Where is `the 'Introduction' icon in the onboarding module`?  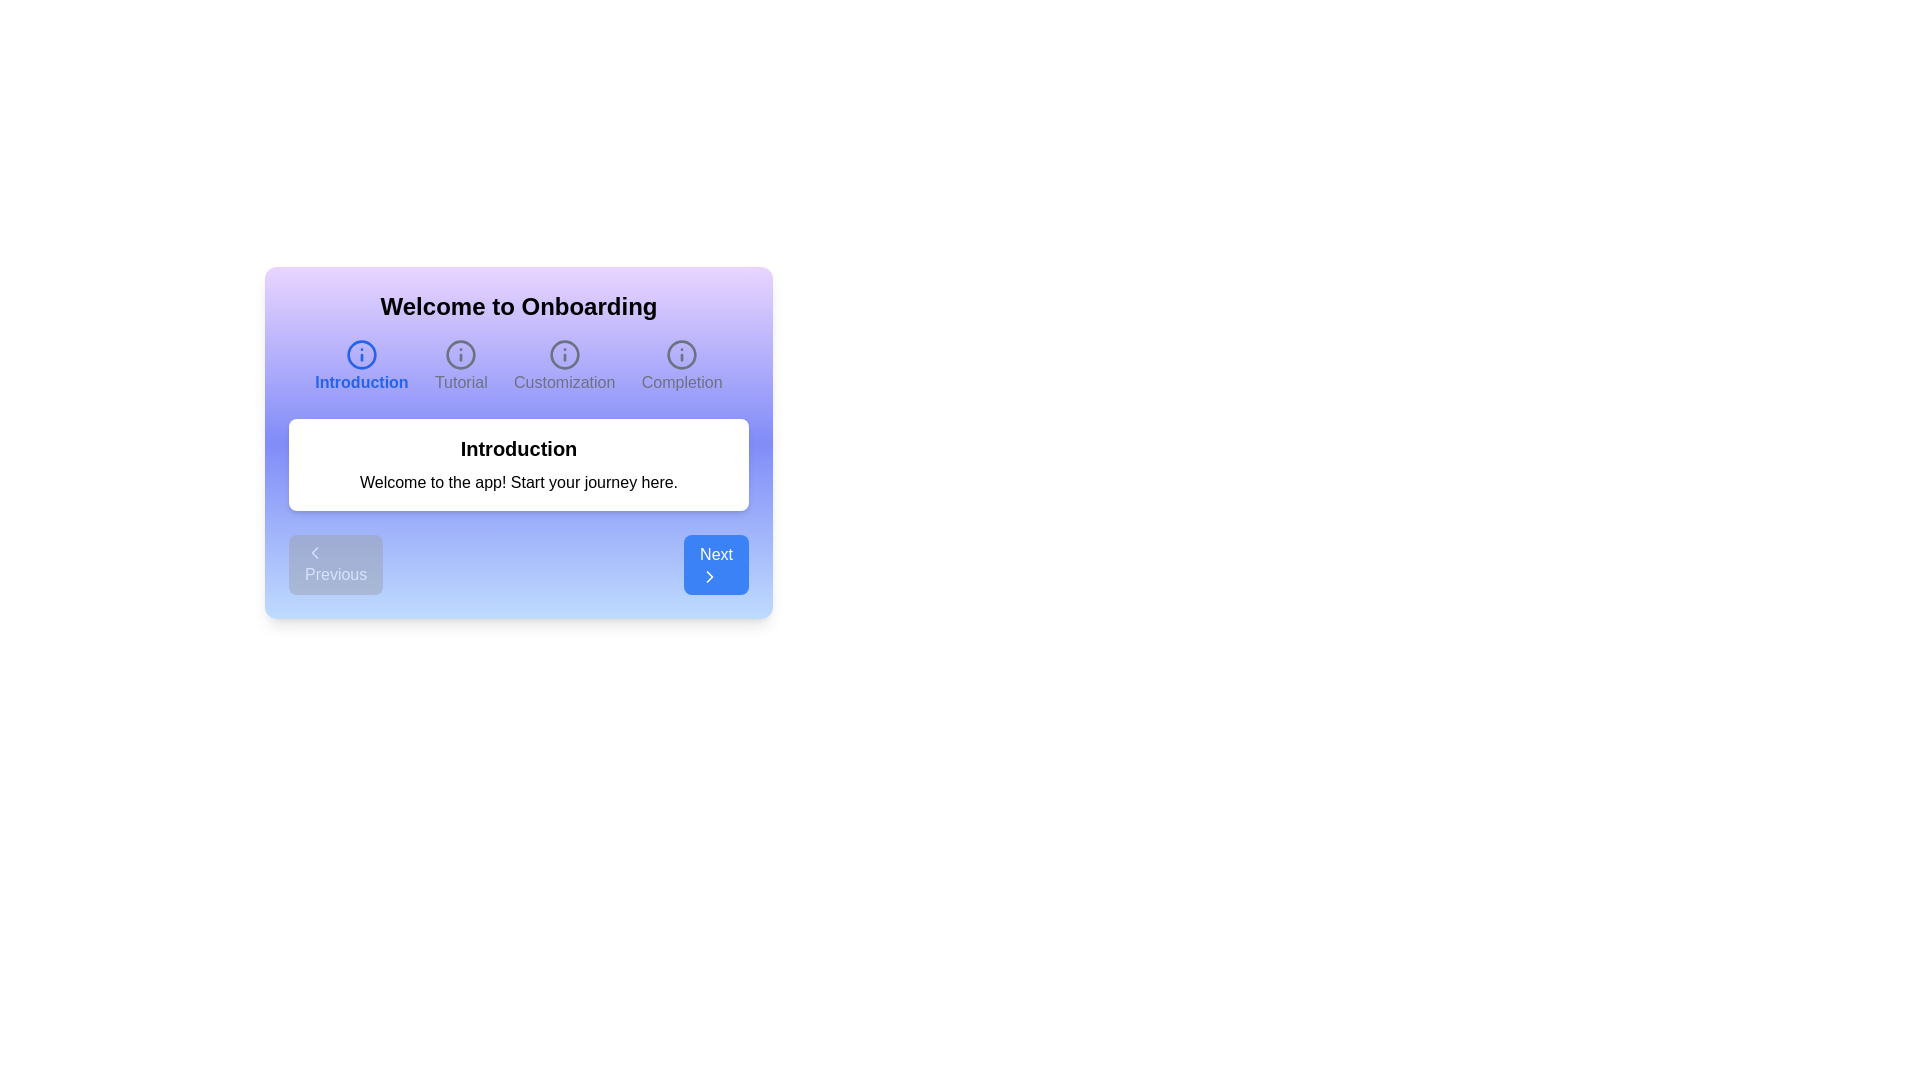 the 'Introduction' icon in the onboarding module is located at coordinates (361, 353).